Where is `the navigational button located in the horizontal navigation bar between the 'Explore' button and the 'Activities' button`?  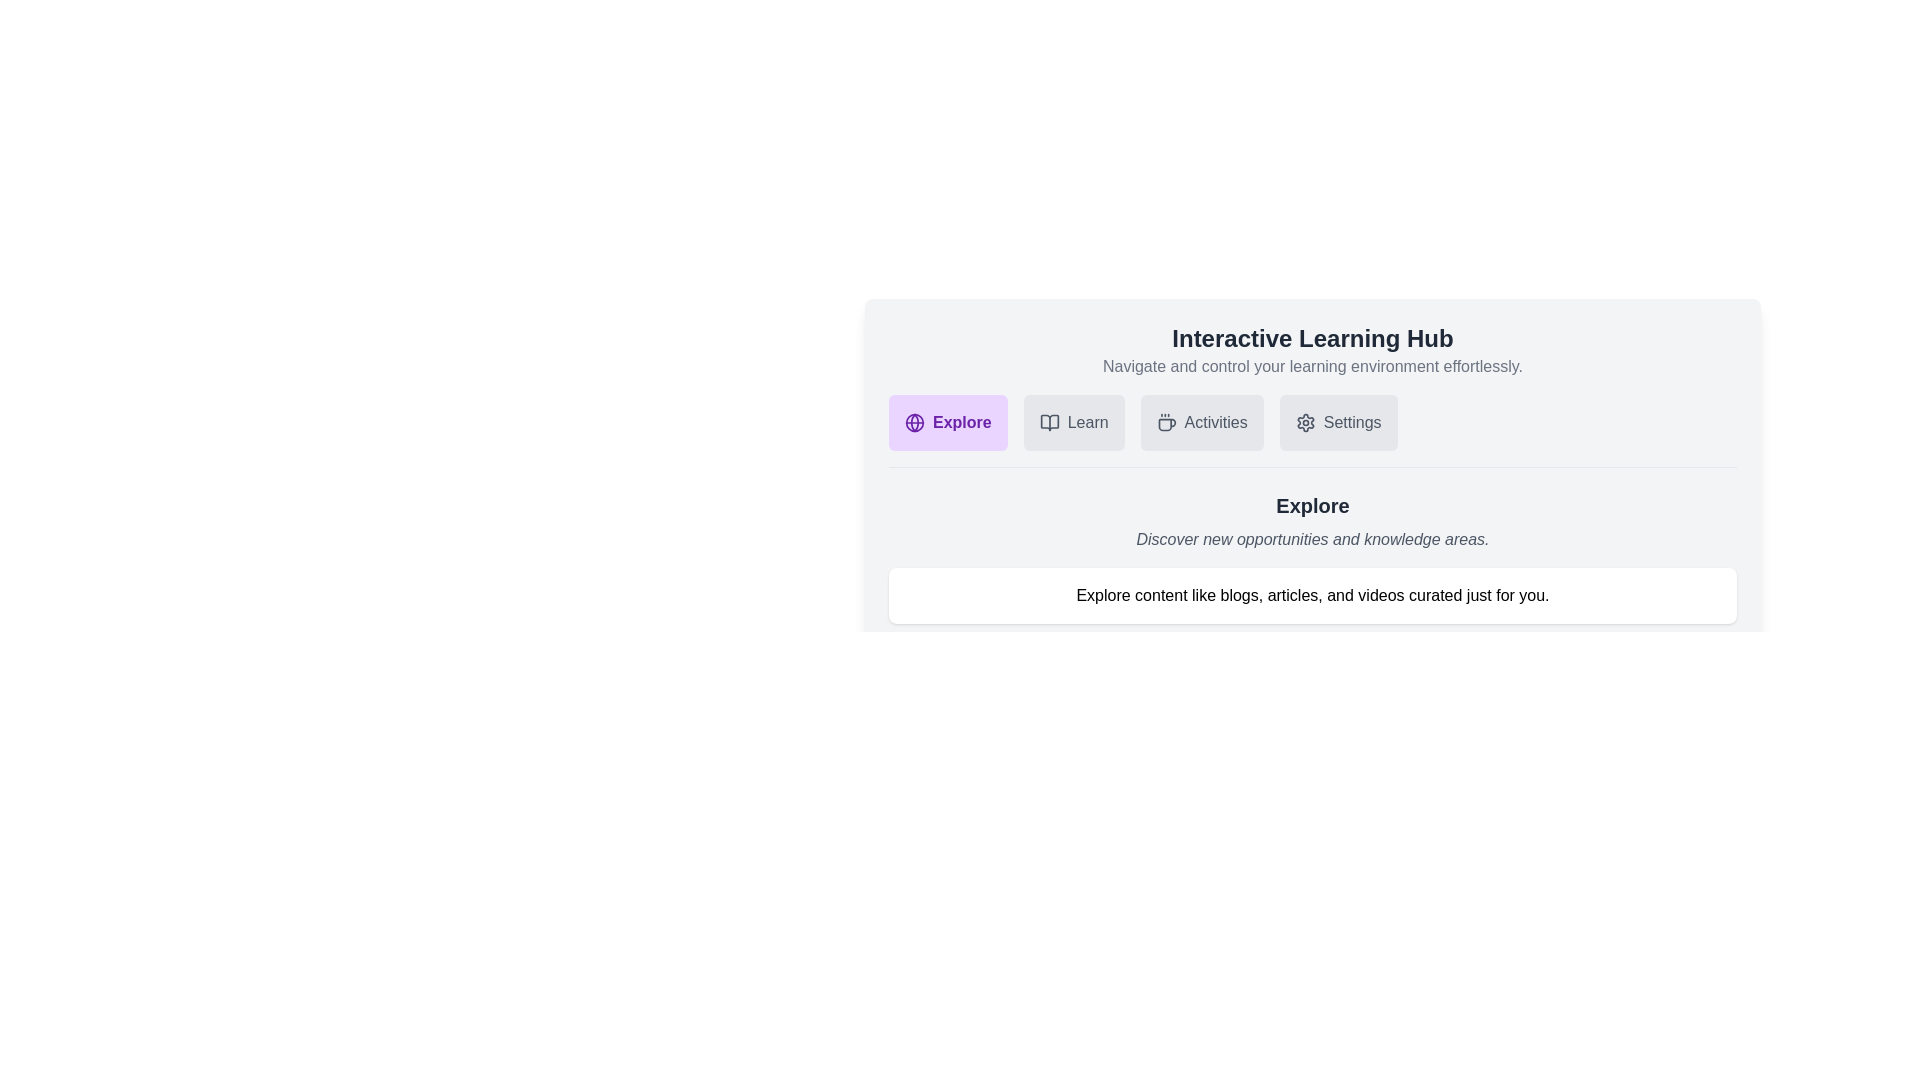 the navigational button located in the horizontal navigation bar between the 'Explore' button and the 'Activities' button is located at coordinates (1073, 422).